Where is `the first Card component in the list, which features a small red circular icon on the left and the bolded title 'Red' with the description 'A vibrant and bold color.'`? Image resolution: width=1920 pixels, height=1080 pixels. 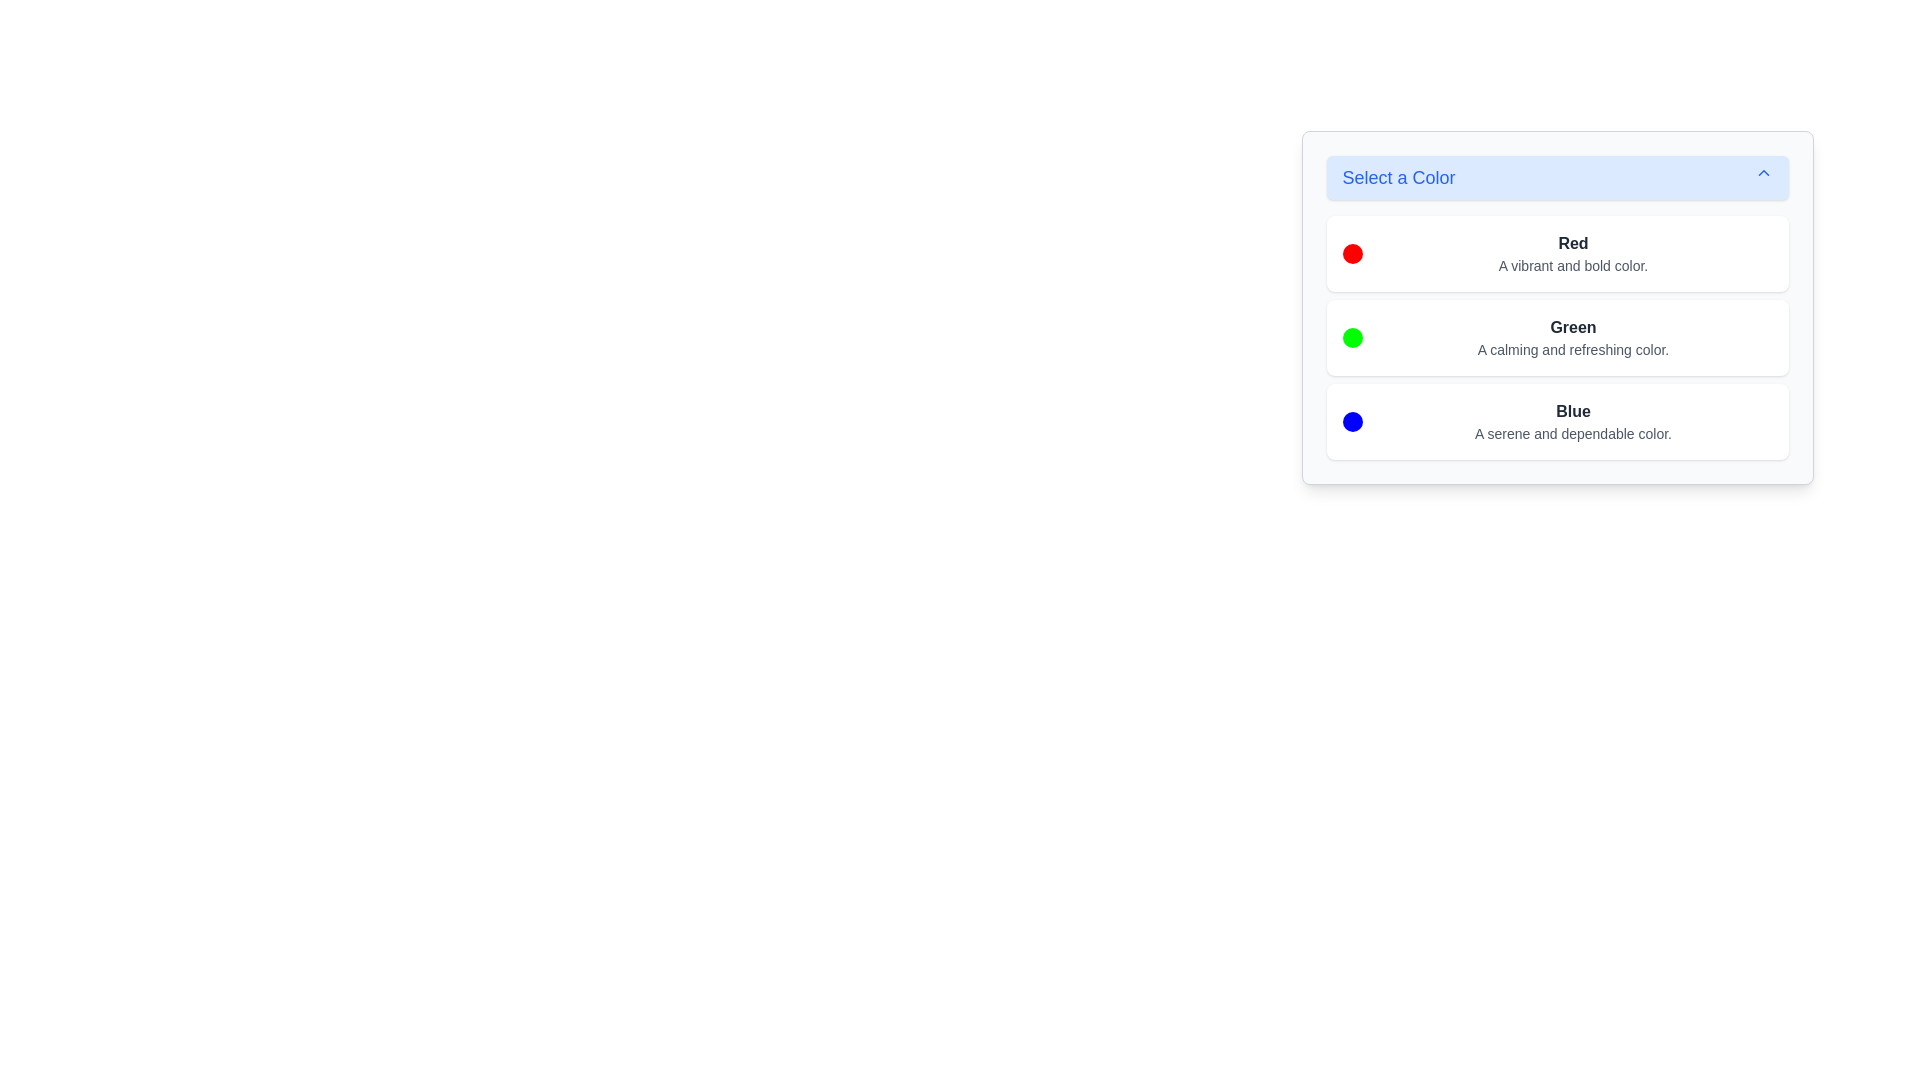
the first Card component in the list, which features a small red circular icon on the left and the bolded title 'Red' with the description 'A vibrant and bold color.' is located at coordinates (1556, 253).